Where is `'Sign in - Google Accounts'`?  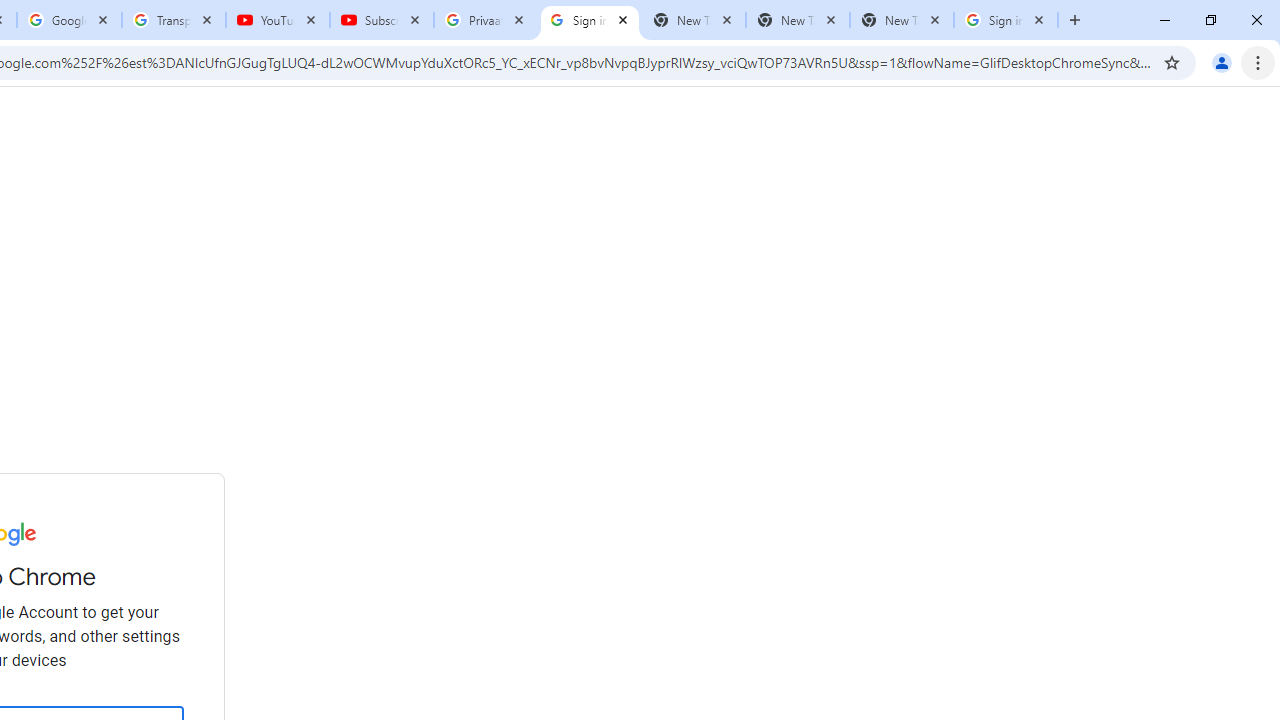
'Sign in - Google Accounts' is located at coordinates (1006, 20).